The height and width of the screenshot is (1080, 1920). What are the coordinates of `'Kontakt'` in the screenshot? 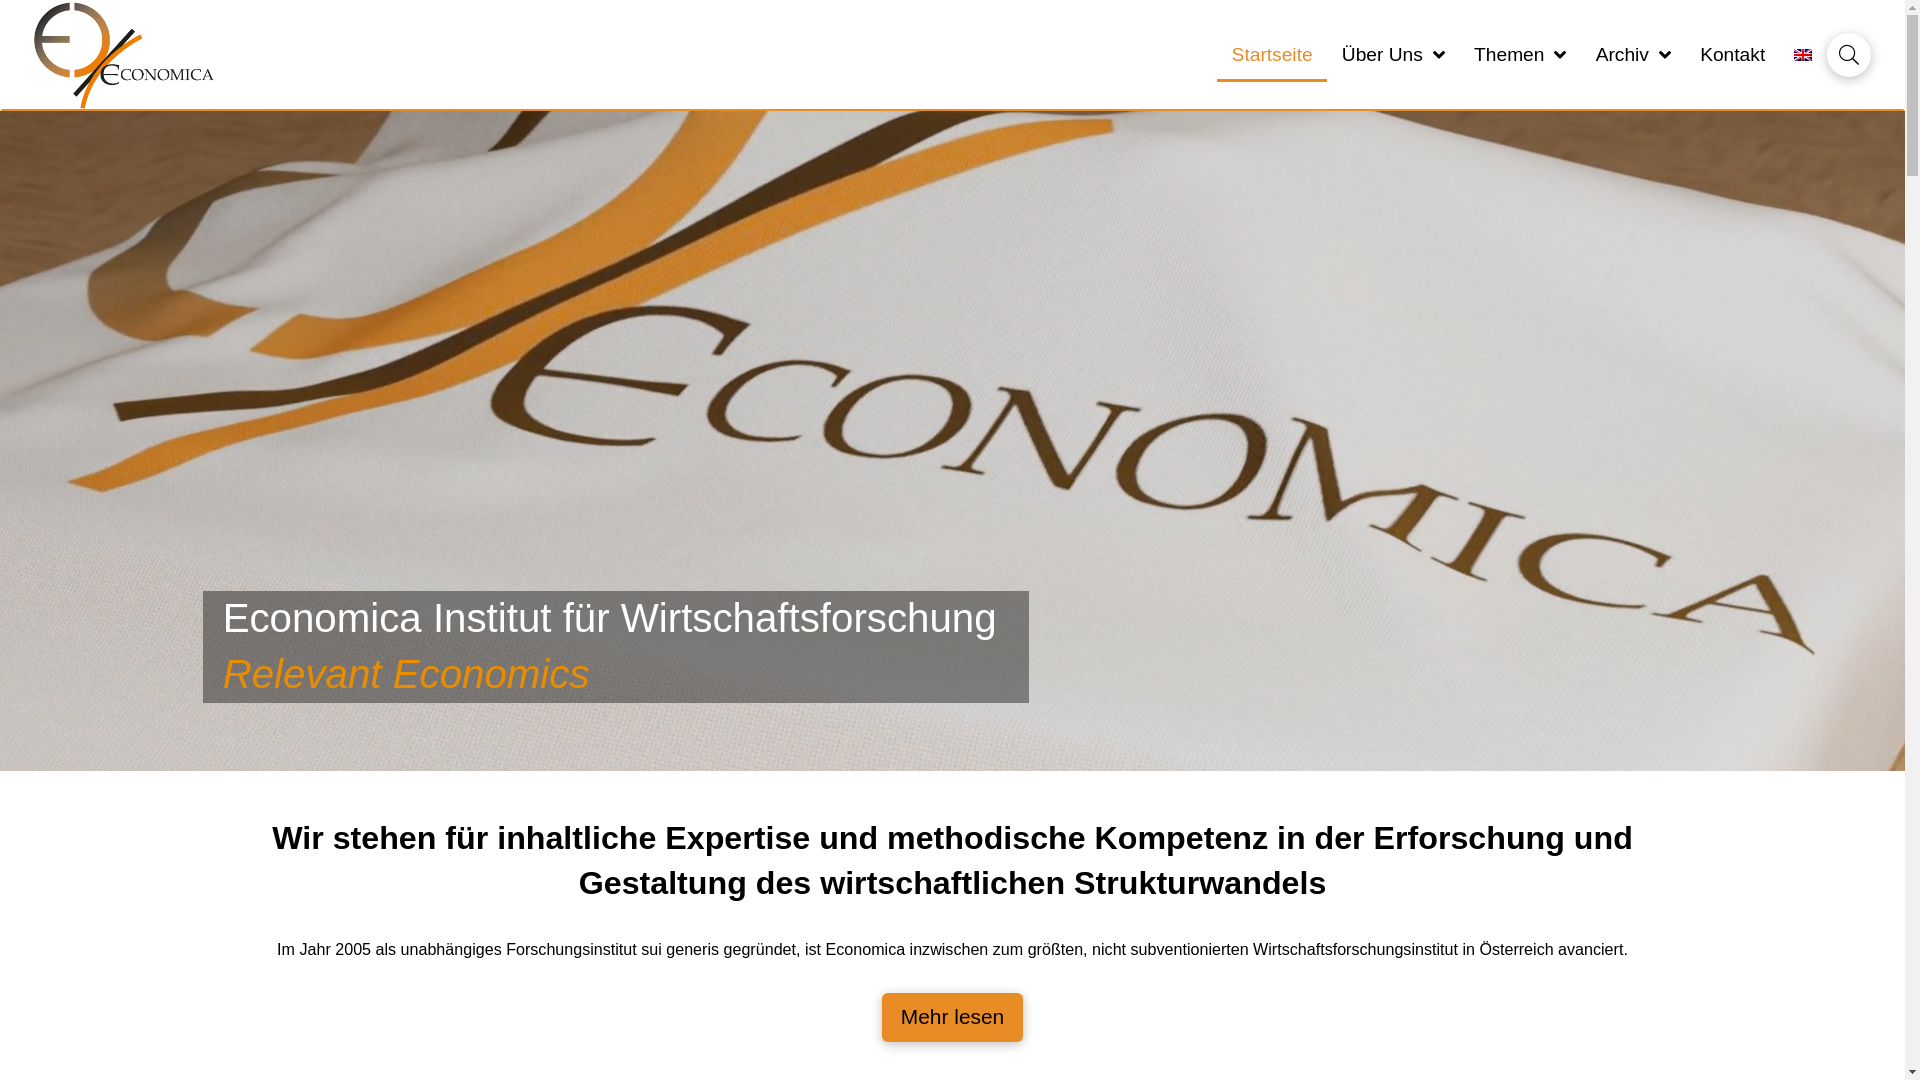 It's located at (1684, 54).